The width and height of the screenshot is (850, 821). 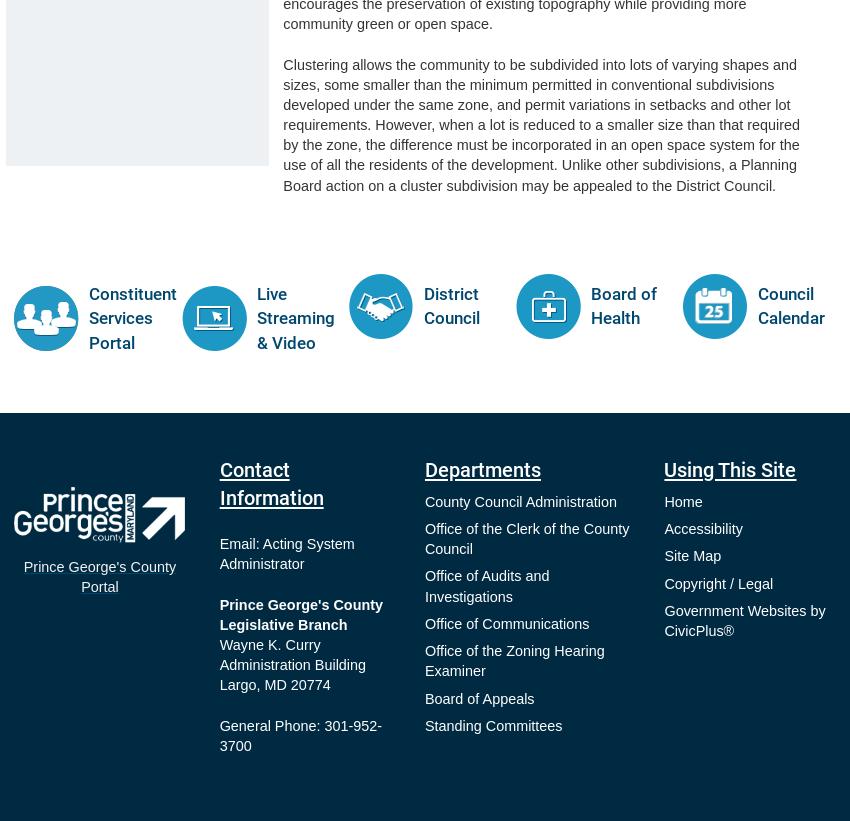 I want to click on 'Office of the Zoning Hearing Examiner', so click(x=512, y=659).